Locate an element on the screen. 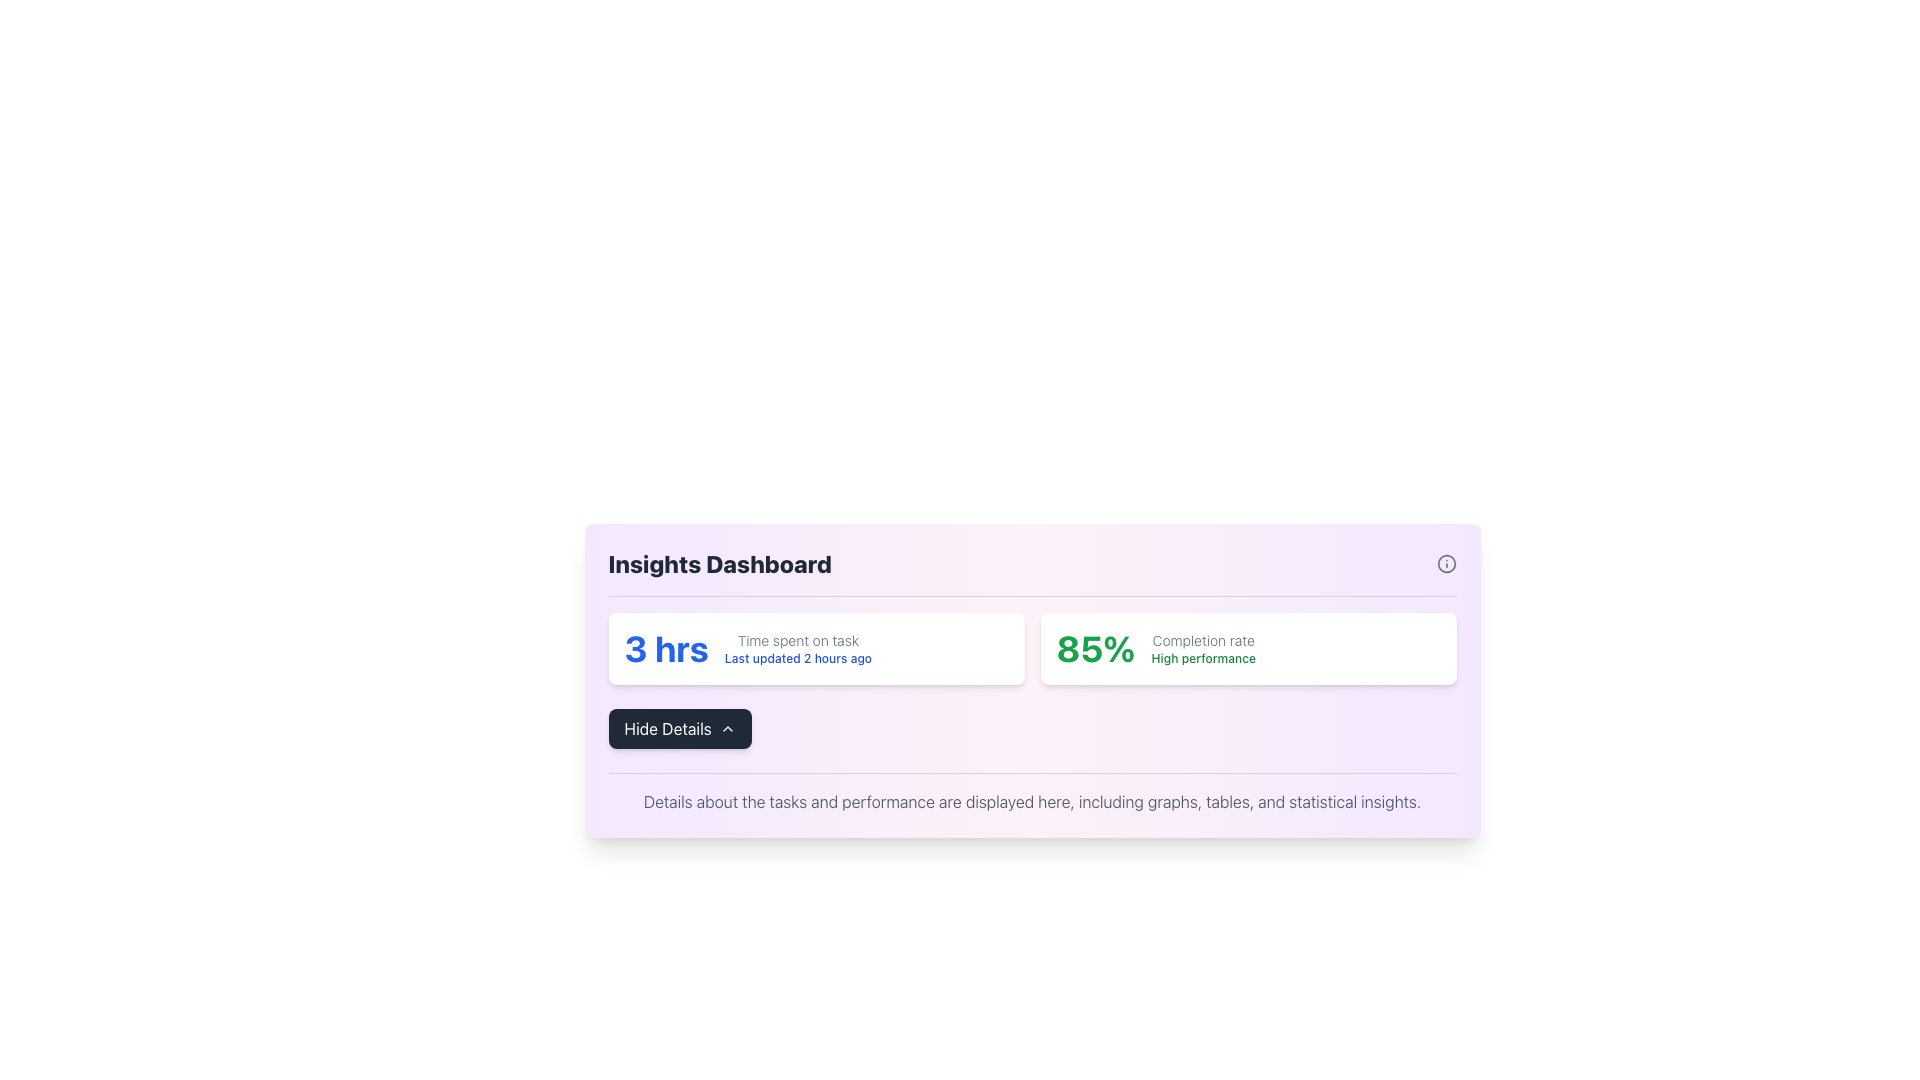  descriptive text block located to the right of the green percentage text ('85%') within the white card that contains performance metrics is located at coordinates (1202, 648).